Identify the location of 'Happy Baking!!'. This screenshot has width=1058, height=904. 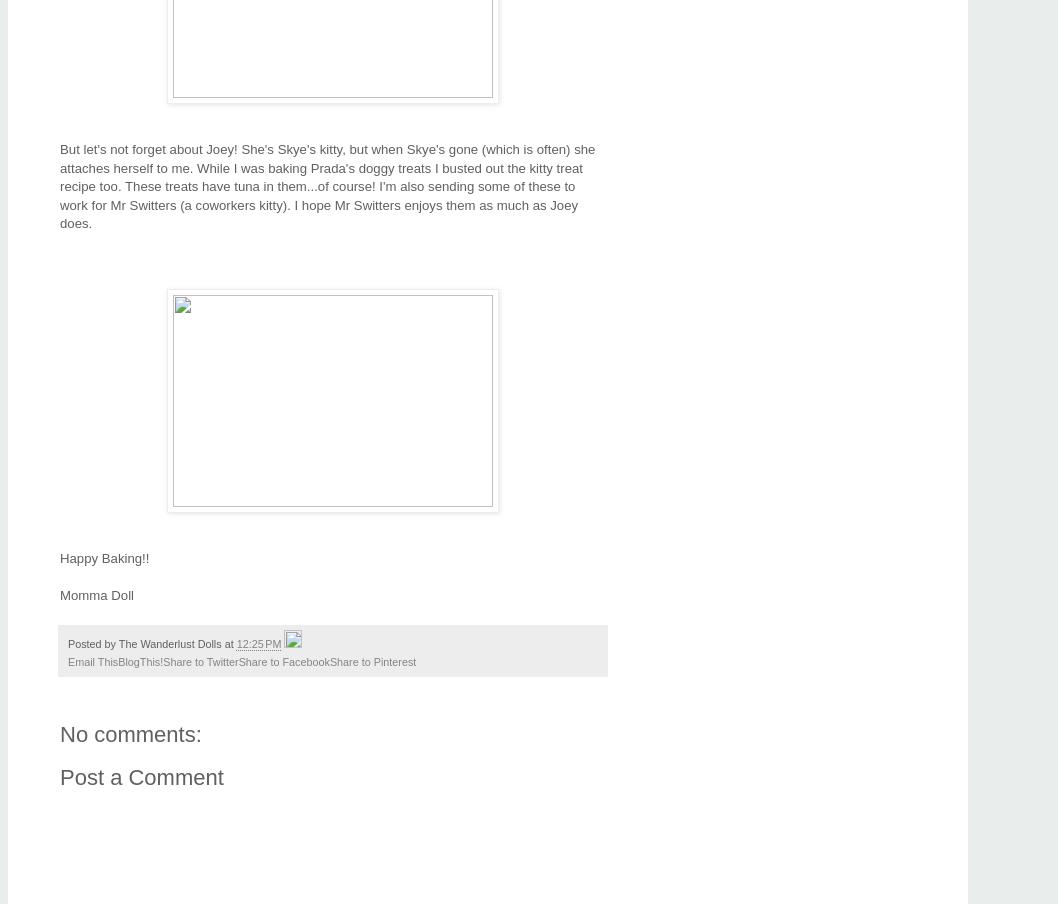
(103, 558).